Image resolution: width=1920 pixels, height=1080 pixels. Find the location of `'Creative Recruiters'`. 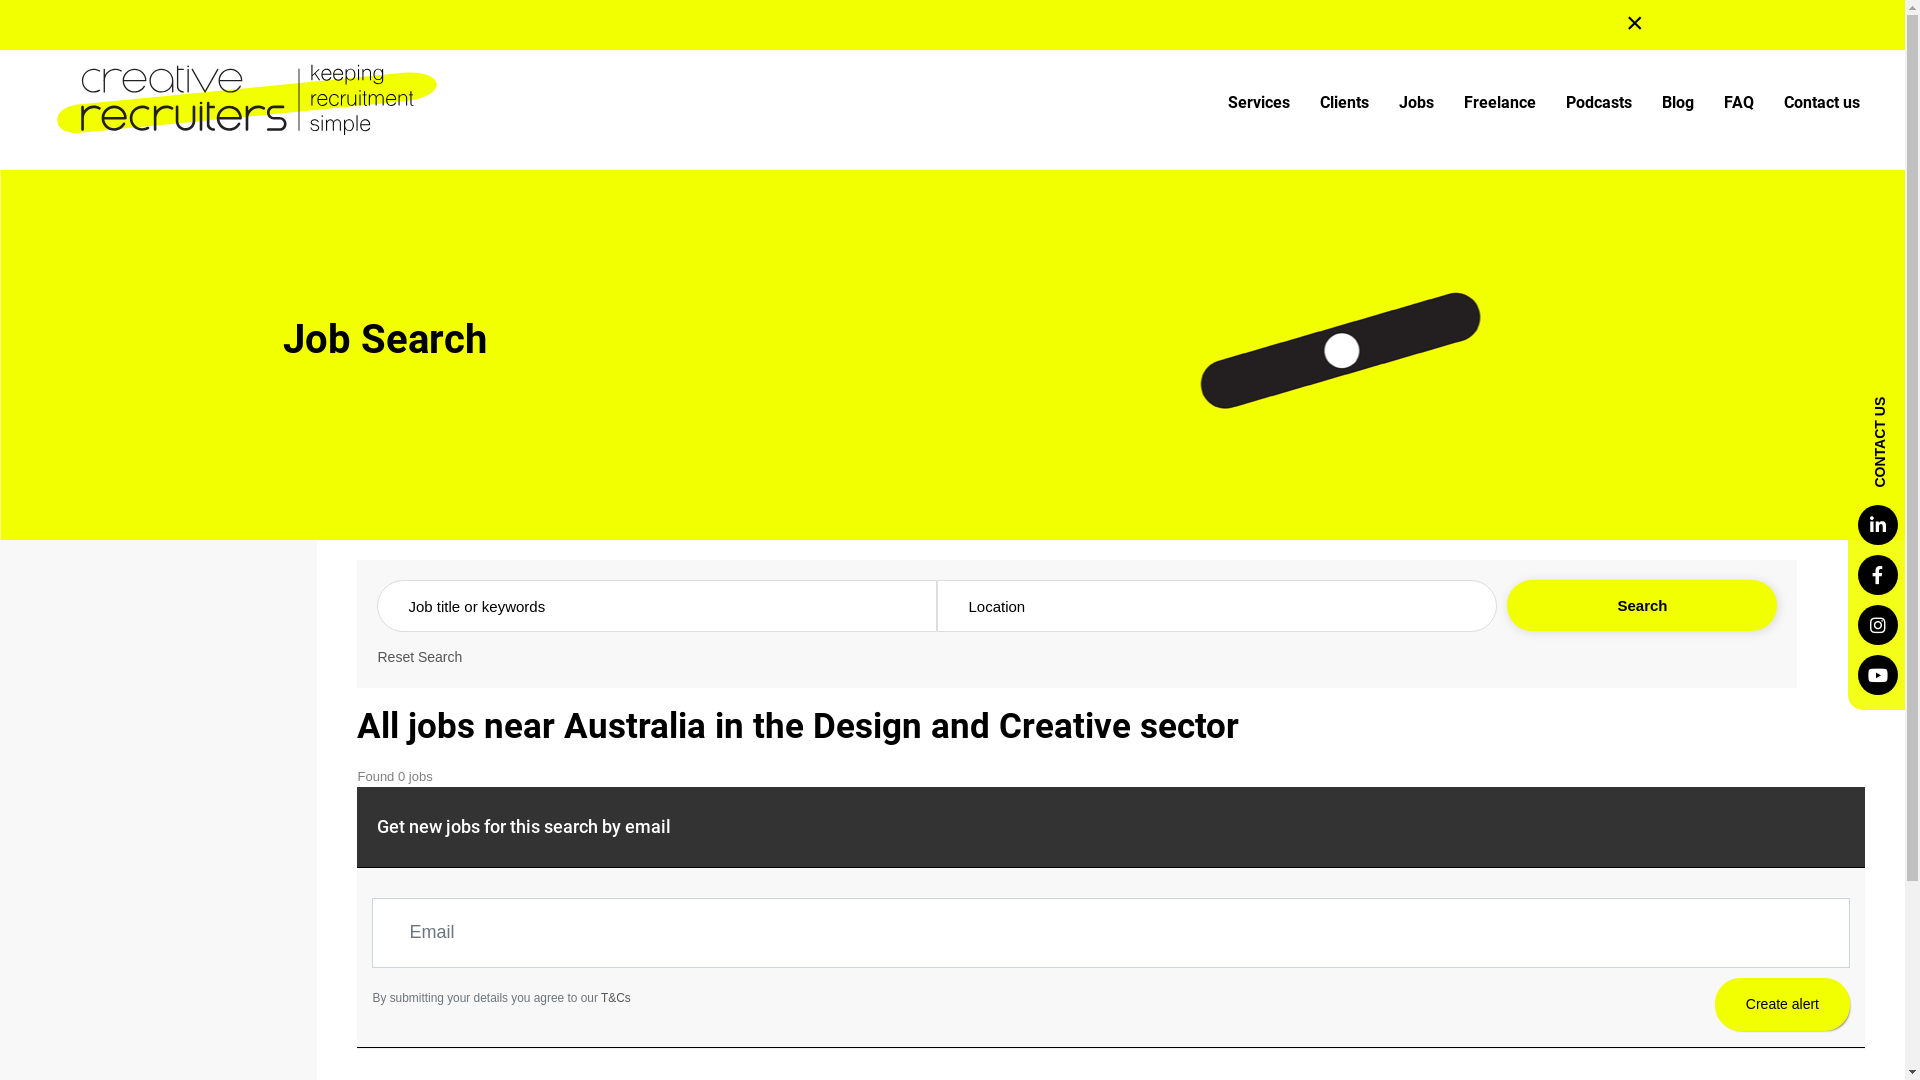

'Creative Recruiters' is located at coordinates (240, 100).